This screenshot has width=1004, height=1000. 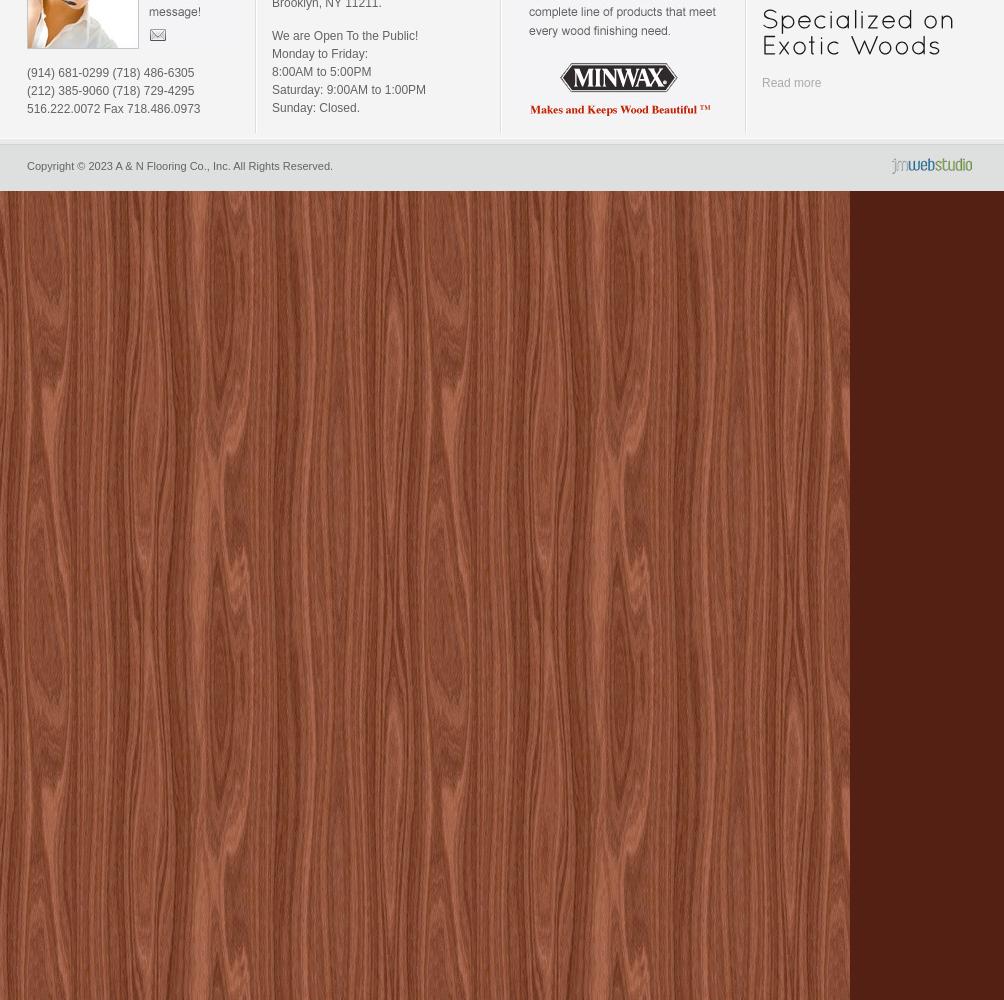 I want to click on '(914) 681-0299 (718) 486-6305', so click(x=27, y=72).